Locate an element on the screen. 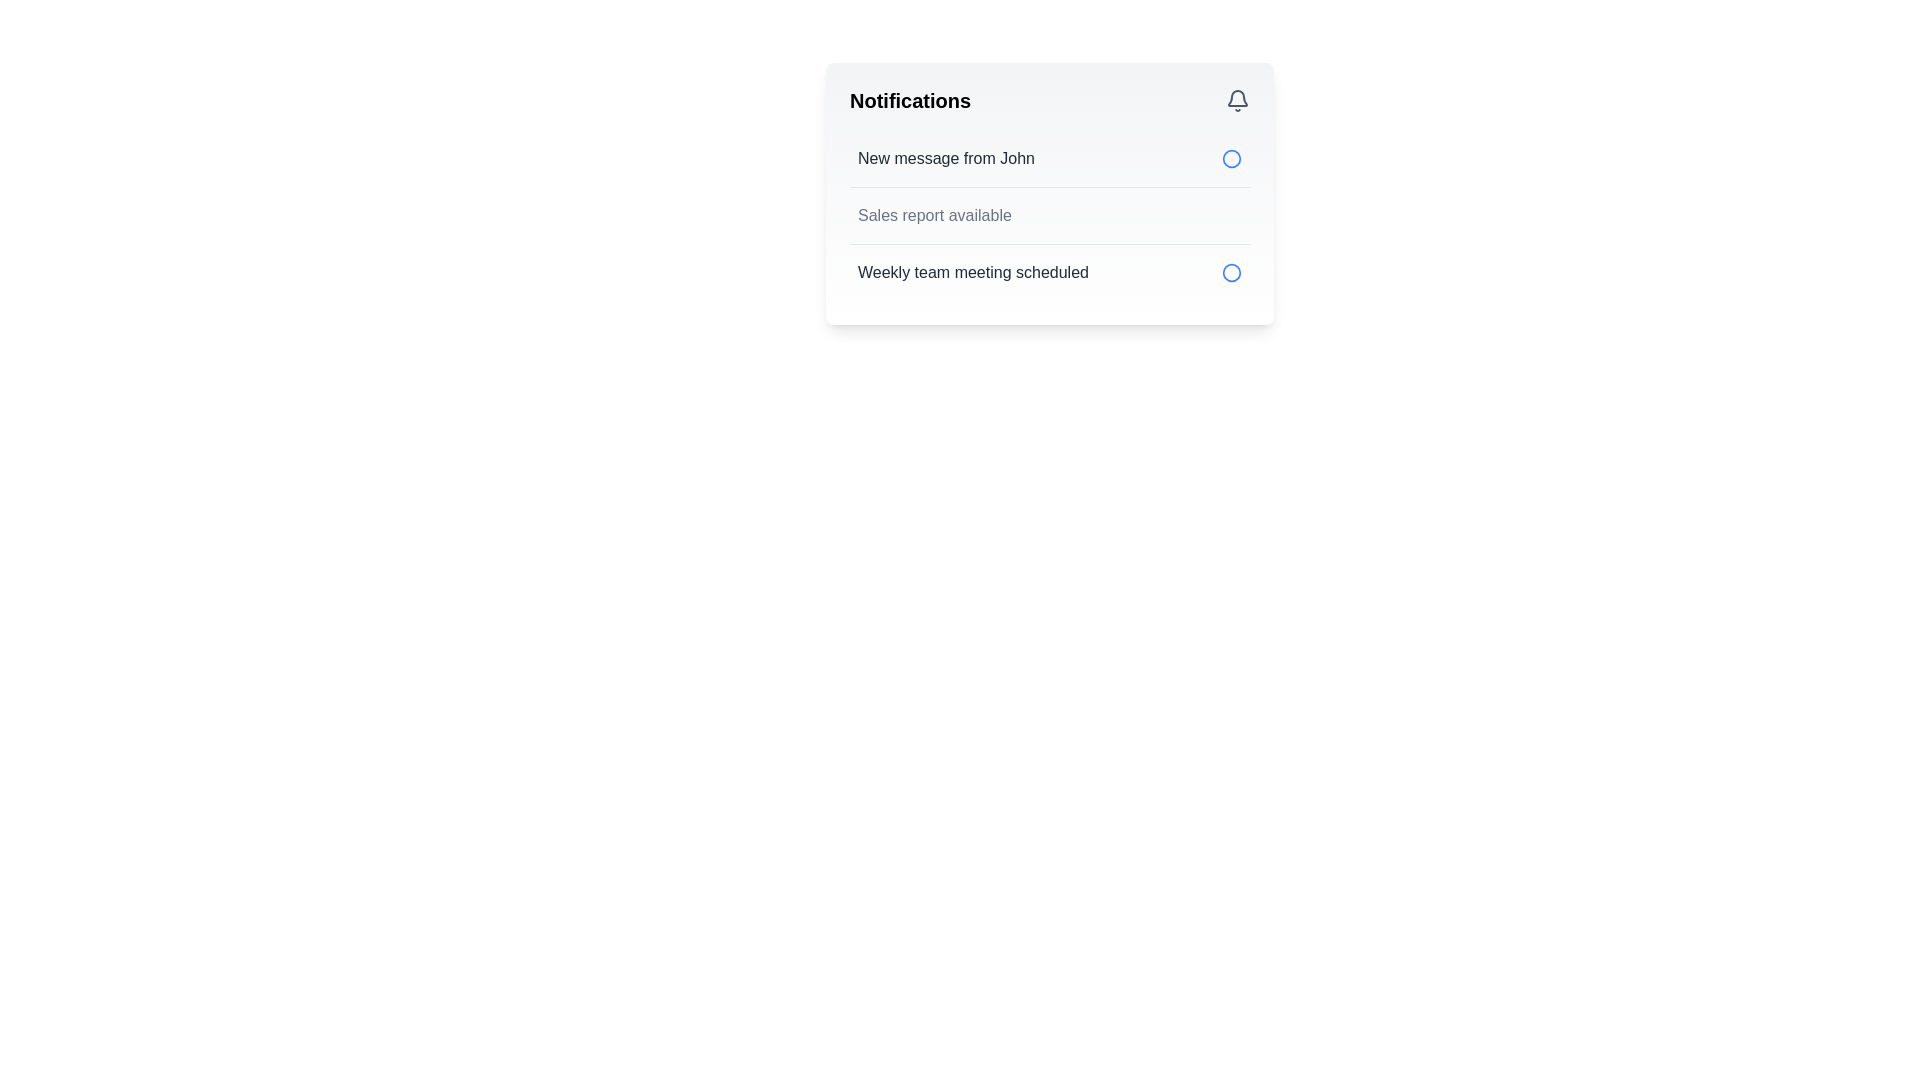 Image resolution: width=1920 pixels, height=1080 pixels. the circular icon with a blue border located to the right of the text 'New message from John' to mark the notification as read is located at coordinates (1231, 157).